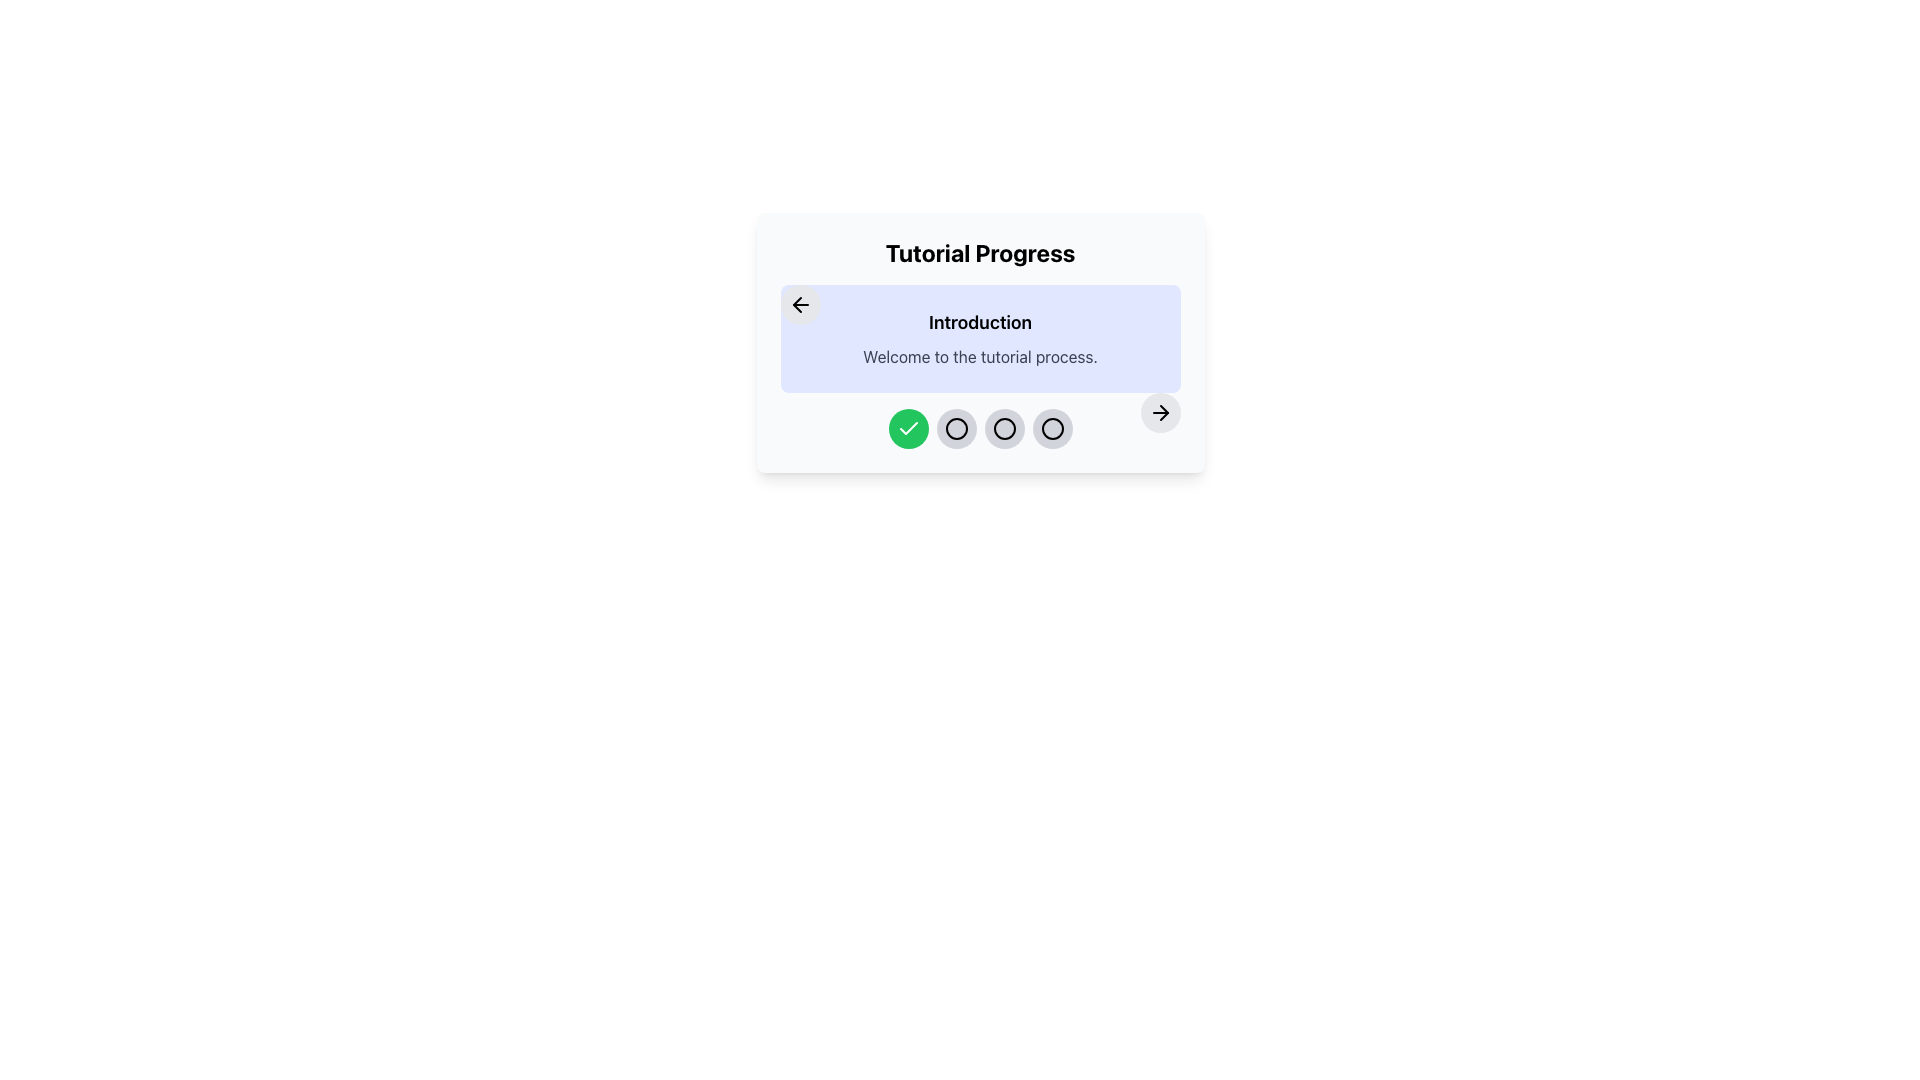  What do you see at coordinates (1051, 427) in the screenshot?
I see `the third circle SVG graphical element located at the bottom of the interface` at bounding box center [1051, 427].